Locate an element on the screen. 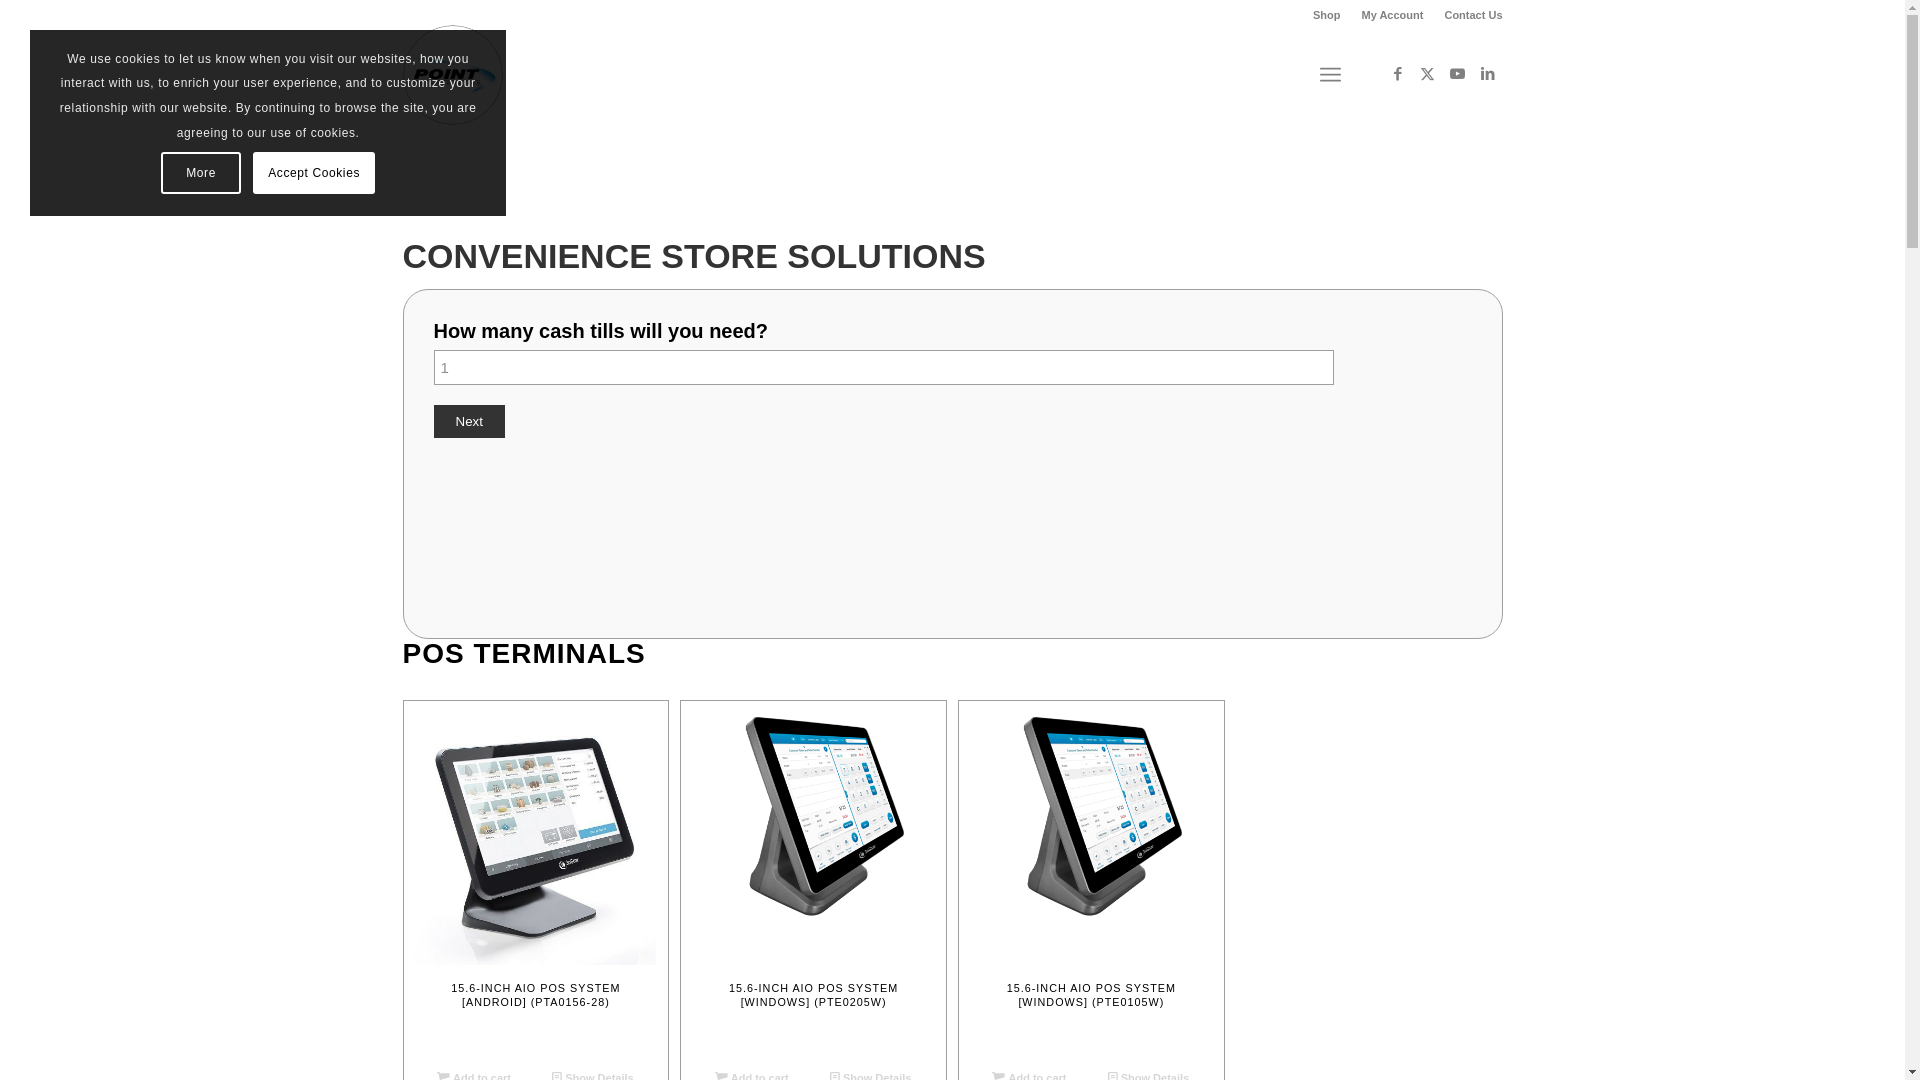 The height and width of the screenshot is (1080, 1920). '15.6-INCH AIO POS SYSTEM [ANDROID] (PTA0156-28)' is located at coordinates (535, 878).